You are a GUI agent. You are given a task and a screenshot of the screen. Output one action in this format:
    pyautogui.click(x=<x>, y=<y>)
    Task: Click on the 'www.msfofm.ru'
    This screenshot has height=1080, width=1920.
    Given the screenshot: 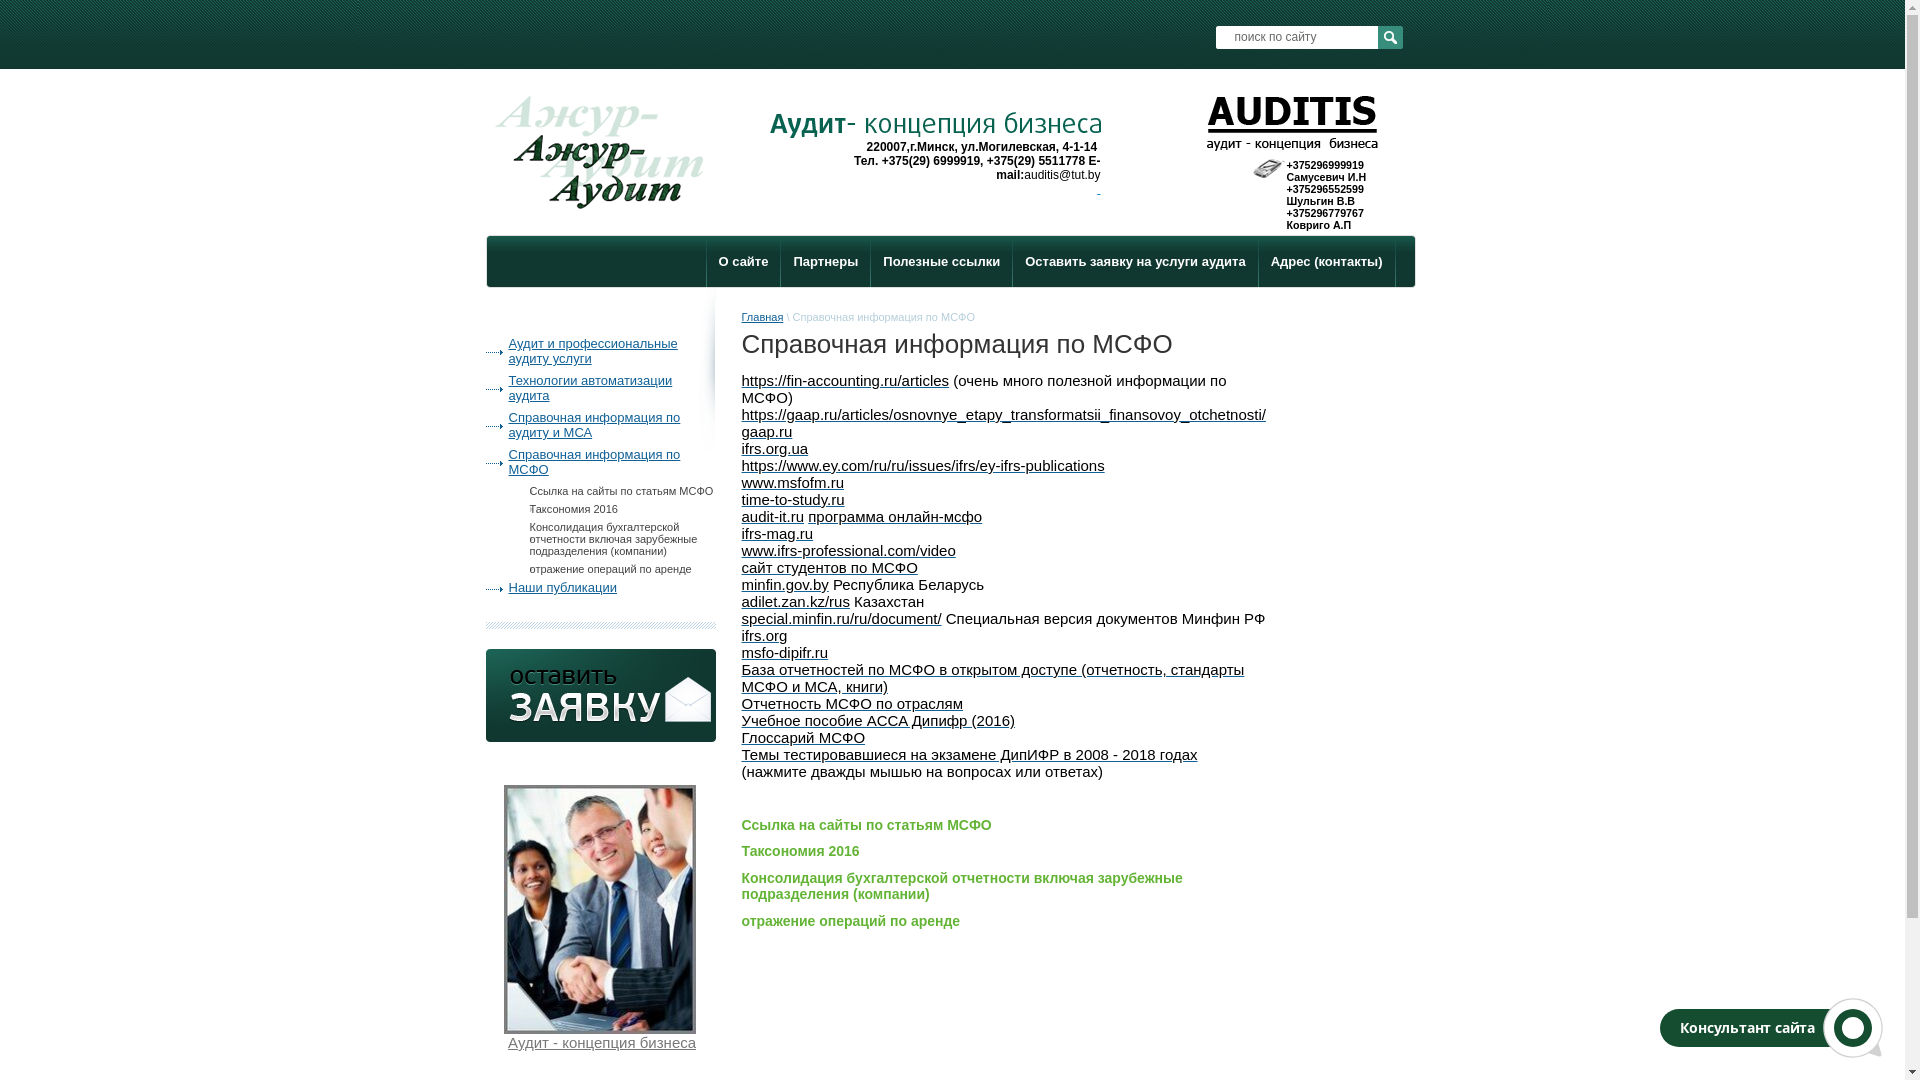 What is the action you would take?
    pyautogui.click(x=792, y=482)
    